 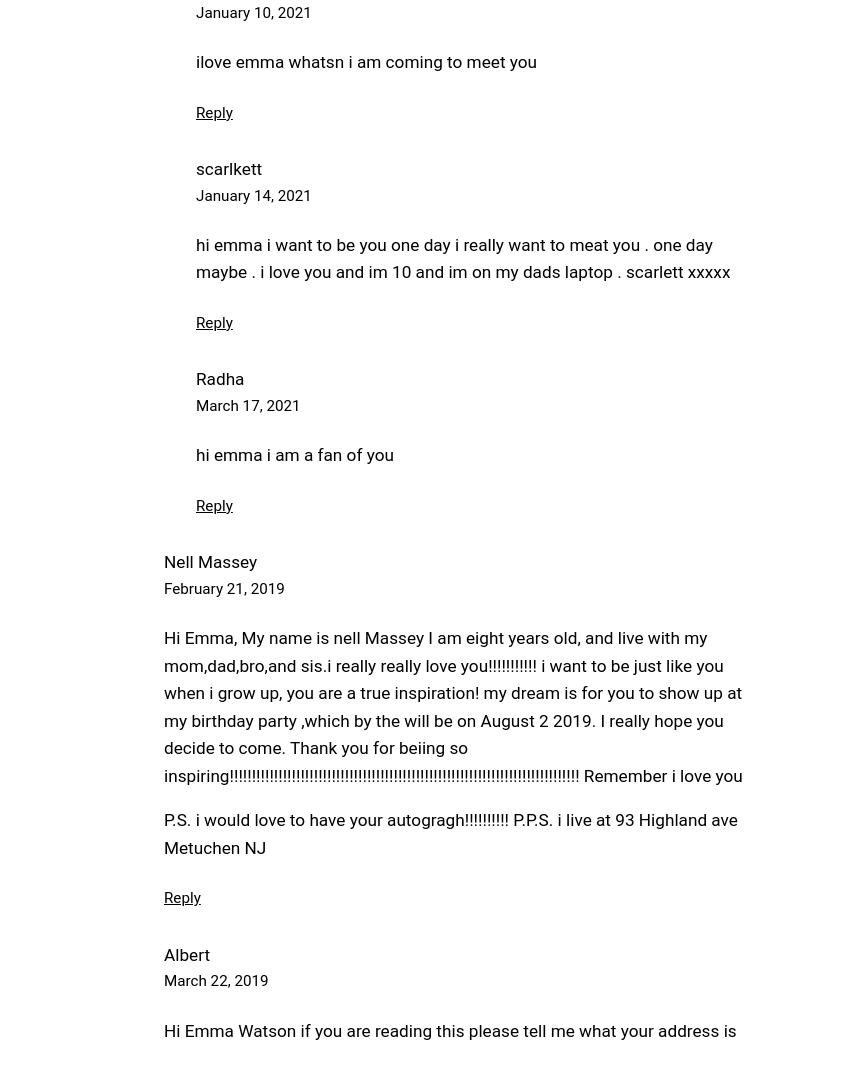 I want to click on 'hi emma i am a fan of you', so click(x=293, y=453).